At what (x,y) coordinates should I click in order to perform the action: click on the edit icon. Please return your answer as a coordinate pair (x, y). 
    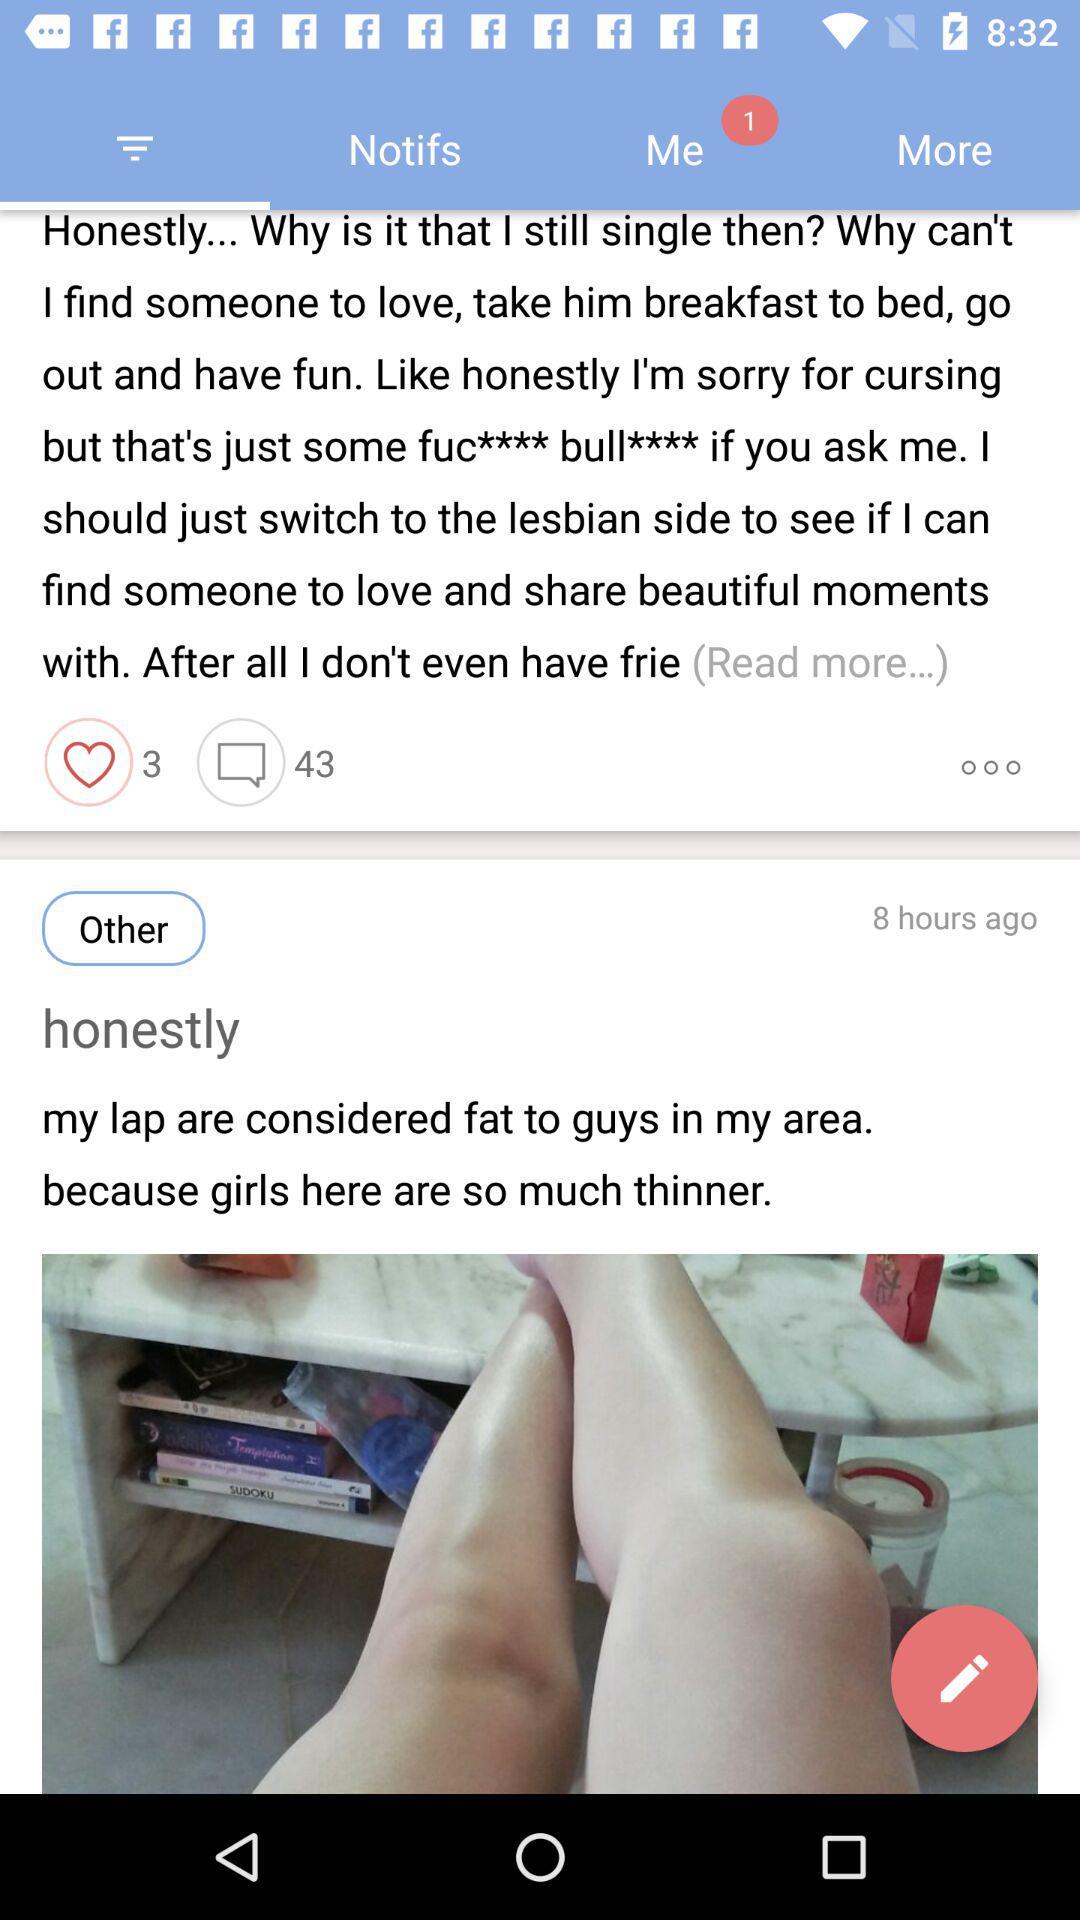
    Looking at the image, I should click on (963, 1678).